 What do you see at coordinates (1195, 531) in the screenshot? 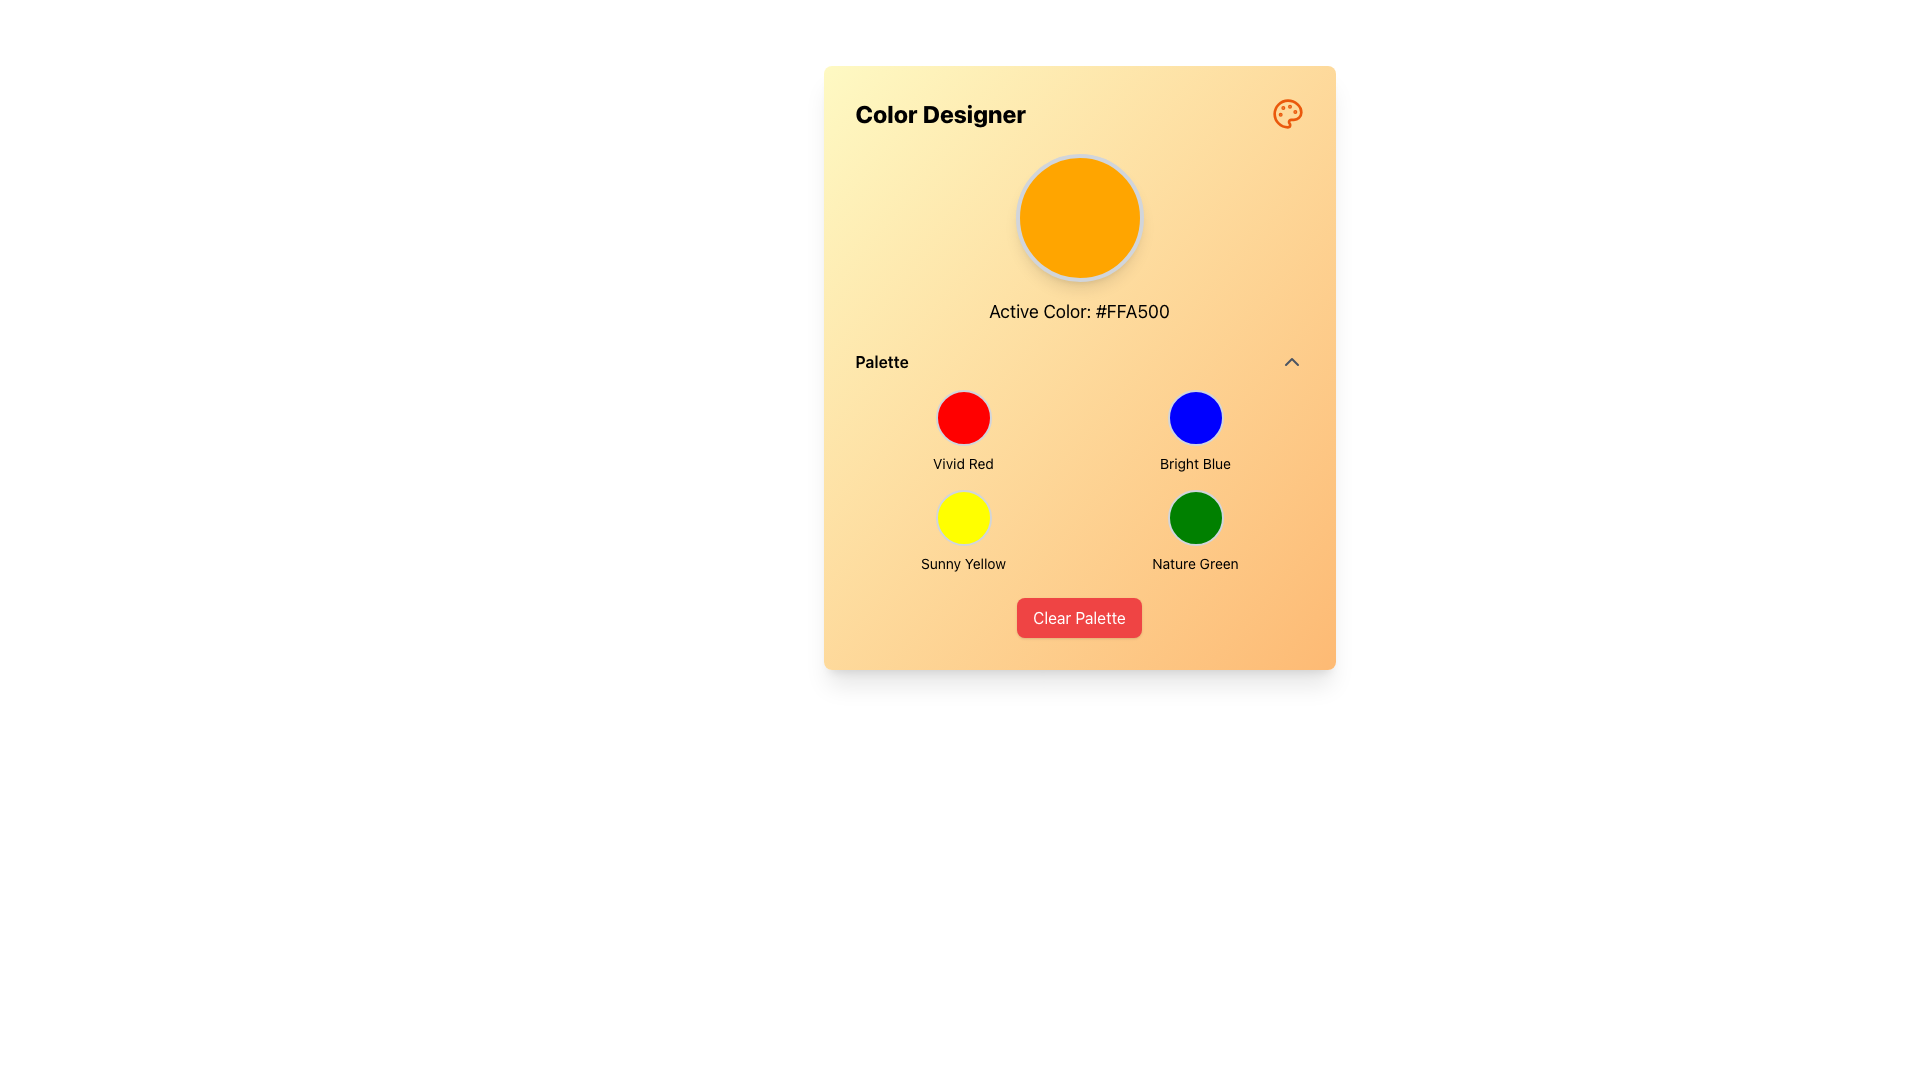
I see `the circular green 'Nature Green' color selection button located in the bottom-right corner of the color palette grid` at bounding box center [1195, 531].